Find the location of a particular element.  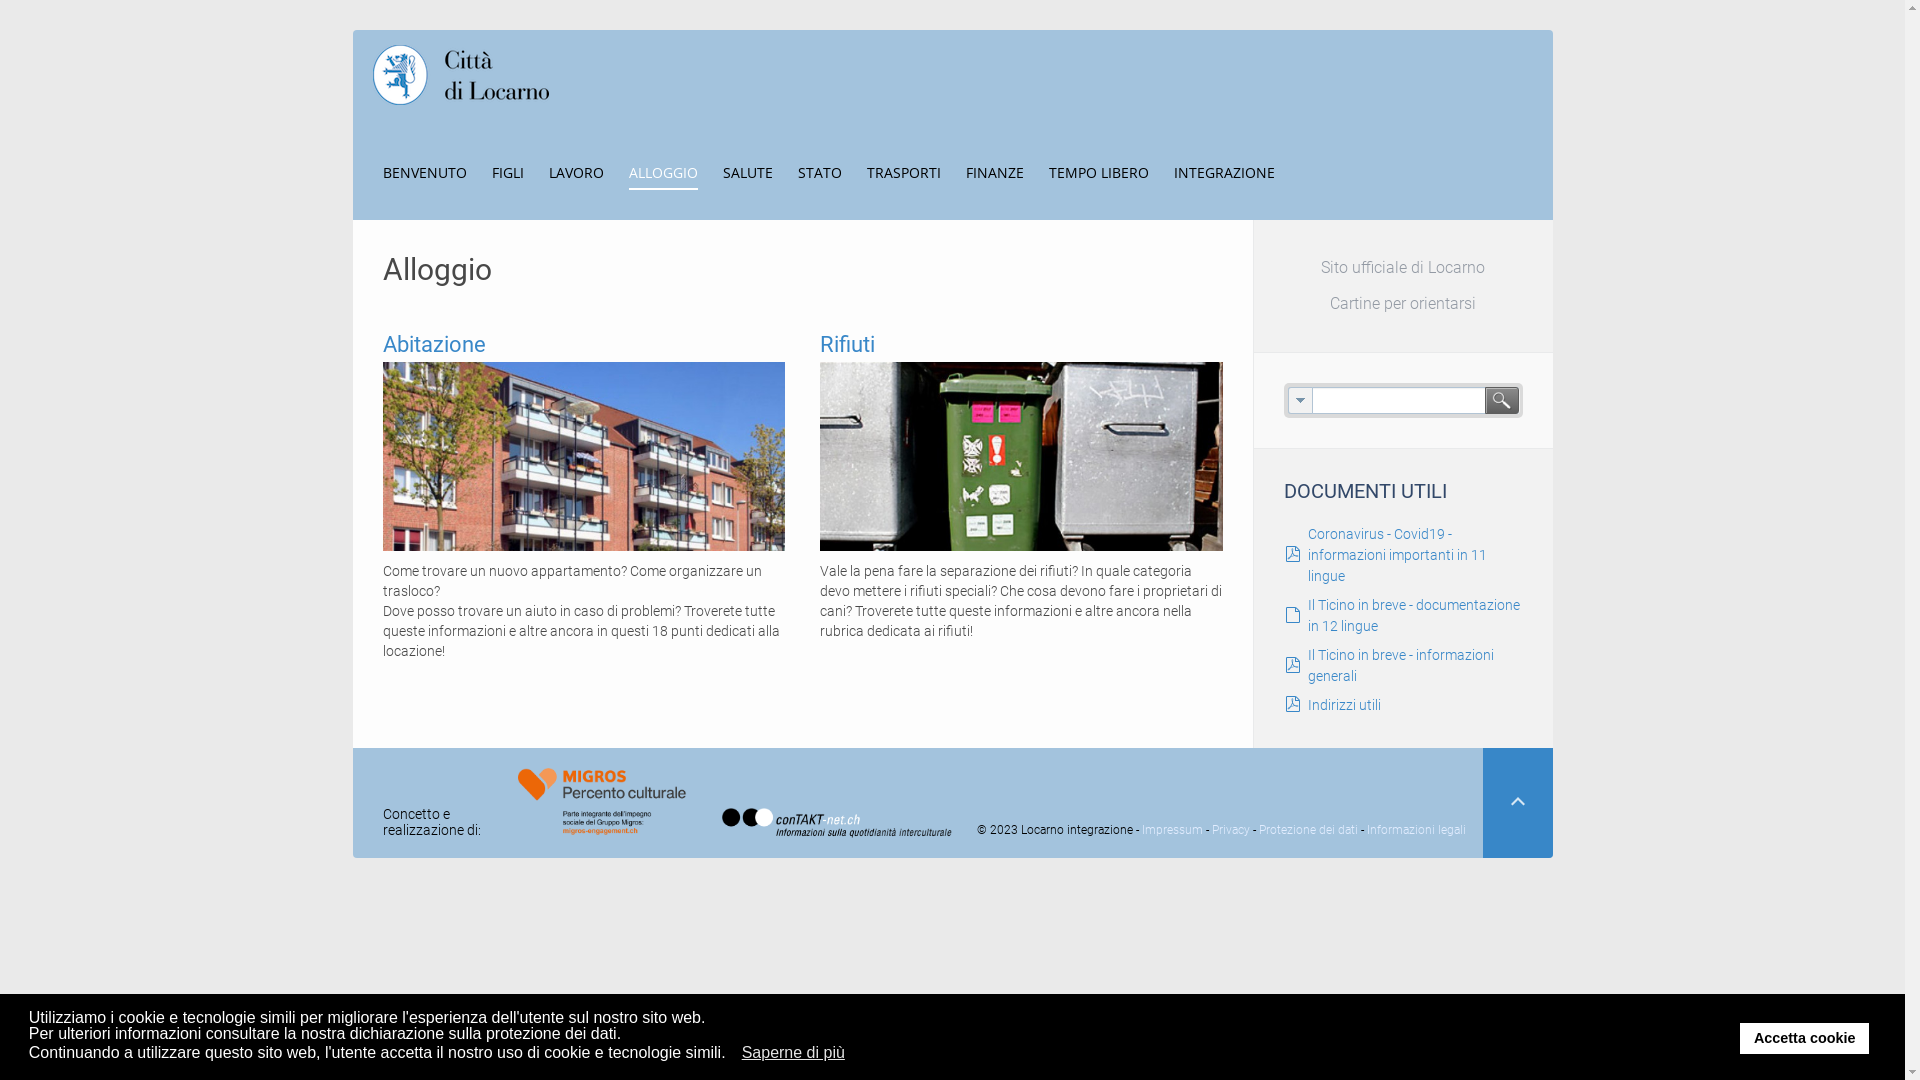

'Abitazione' is located at coordinates (582, 455).